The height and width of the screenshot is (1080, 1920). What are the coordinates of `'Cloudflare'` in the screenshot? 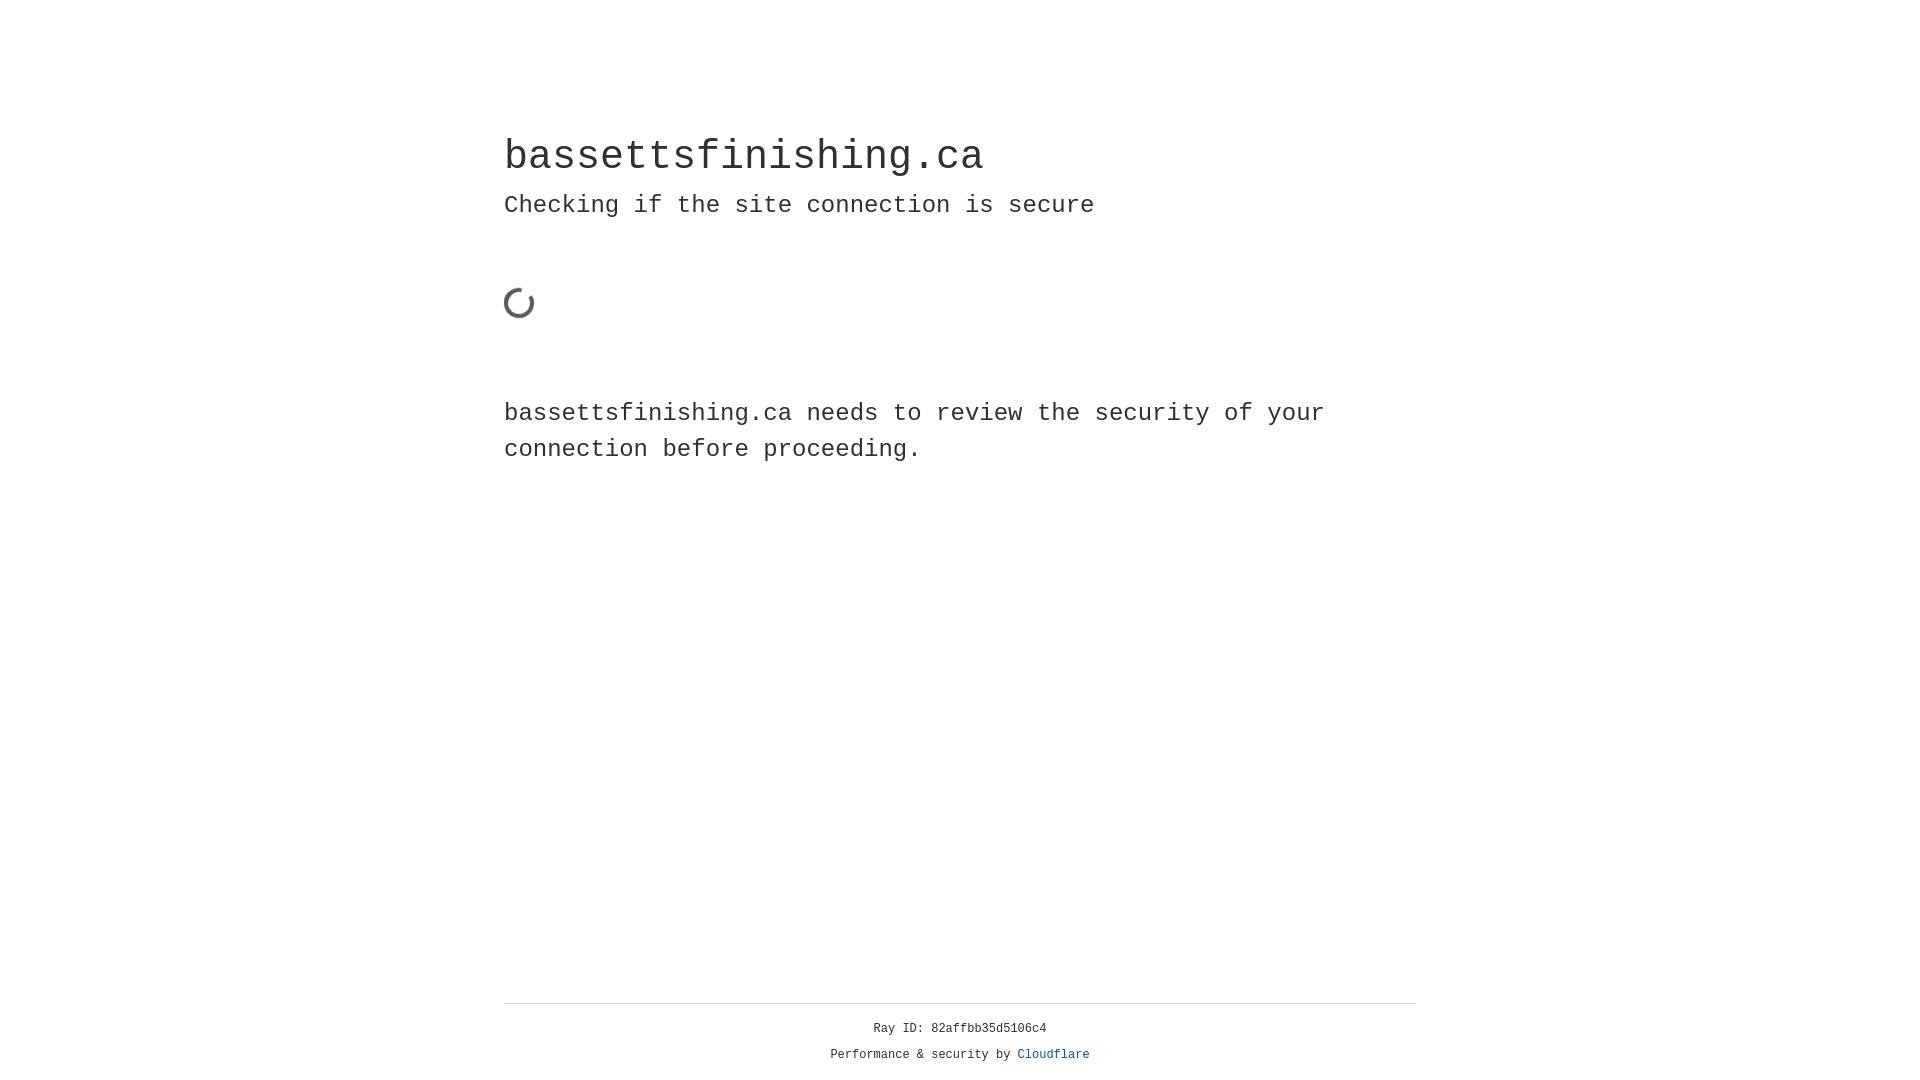 It's located at (1053, 1054).